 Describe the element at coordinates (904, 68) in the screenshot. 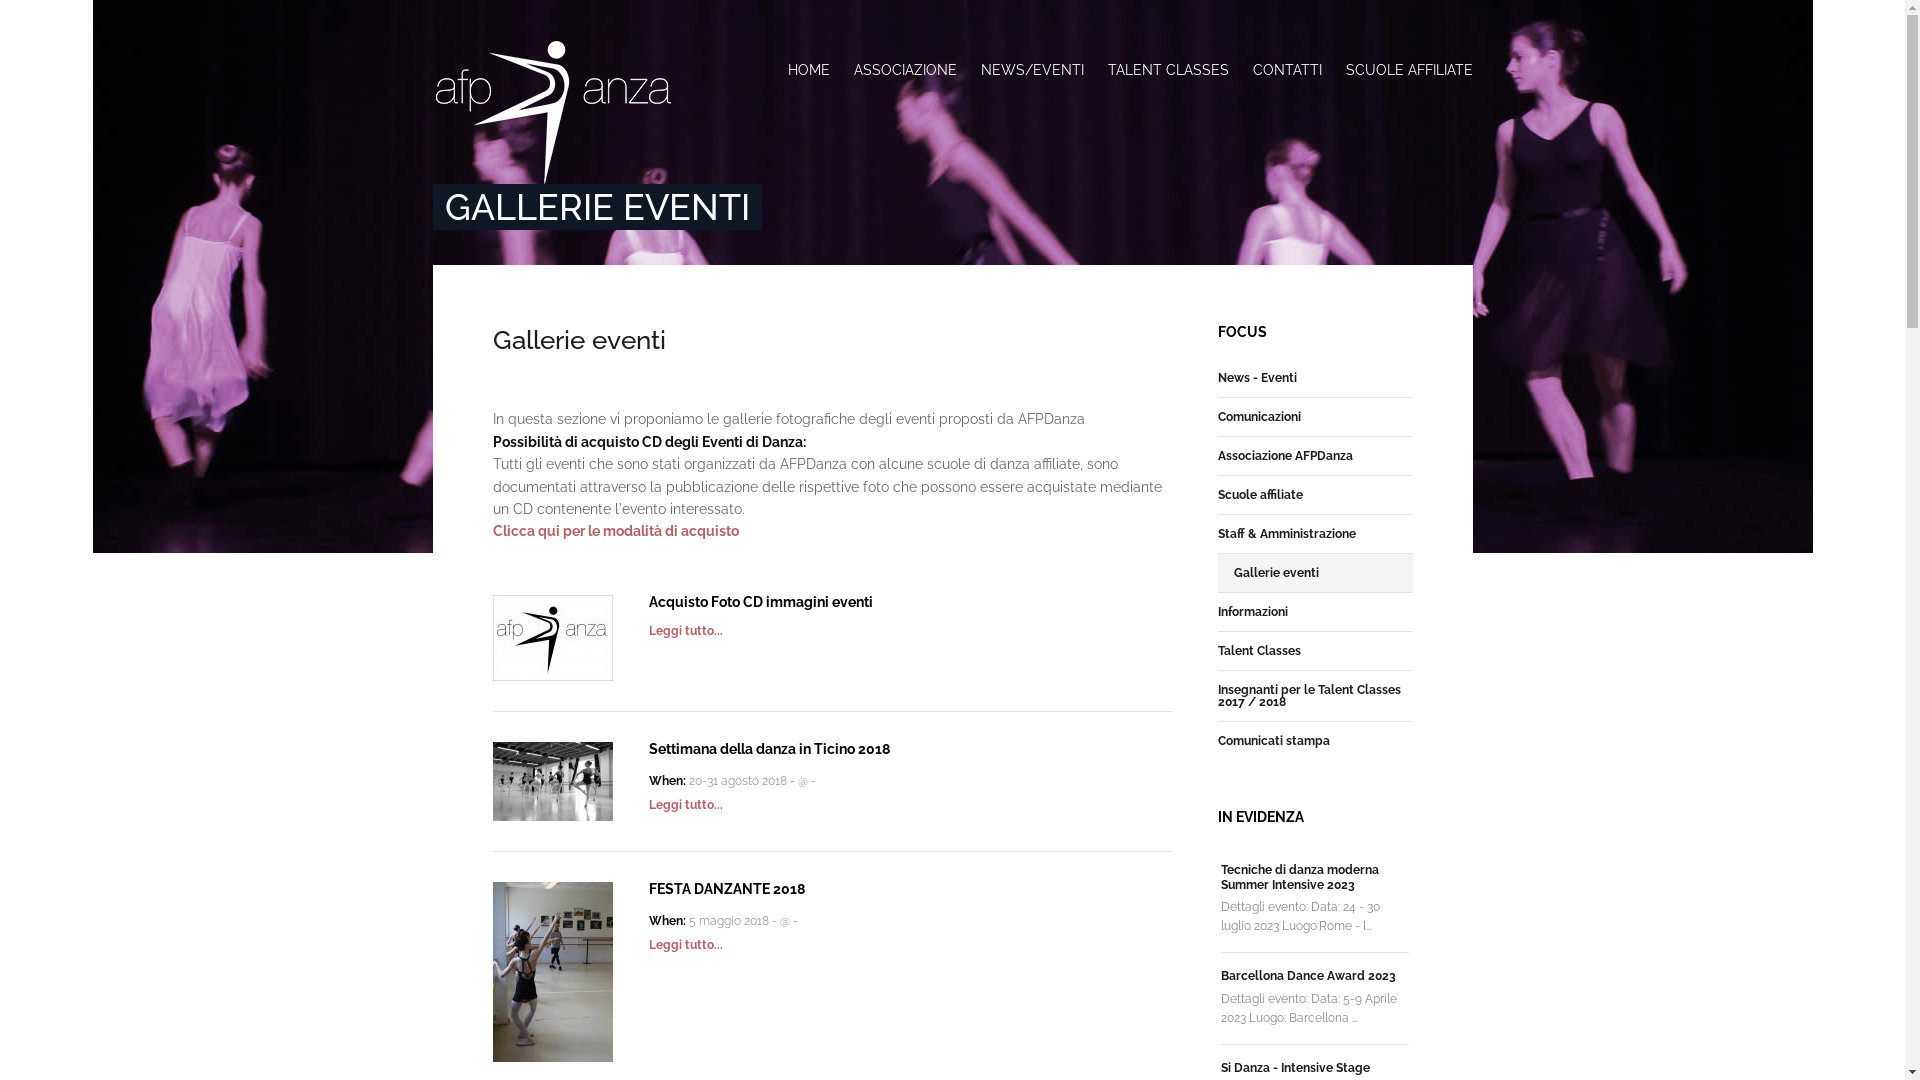

I see `'ASSOCIAZIONE'` at that location.